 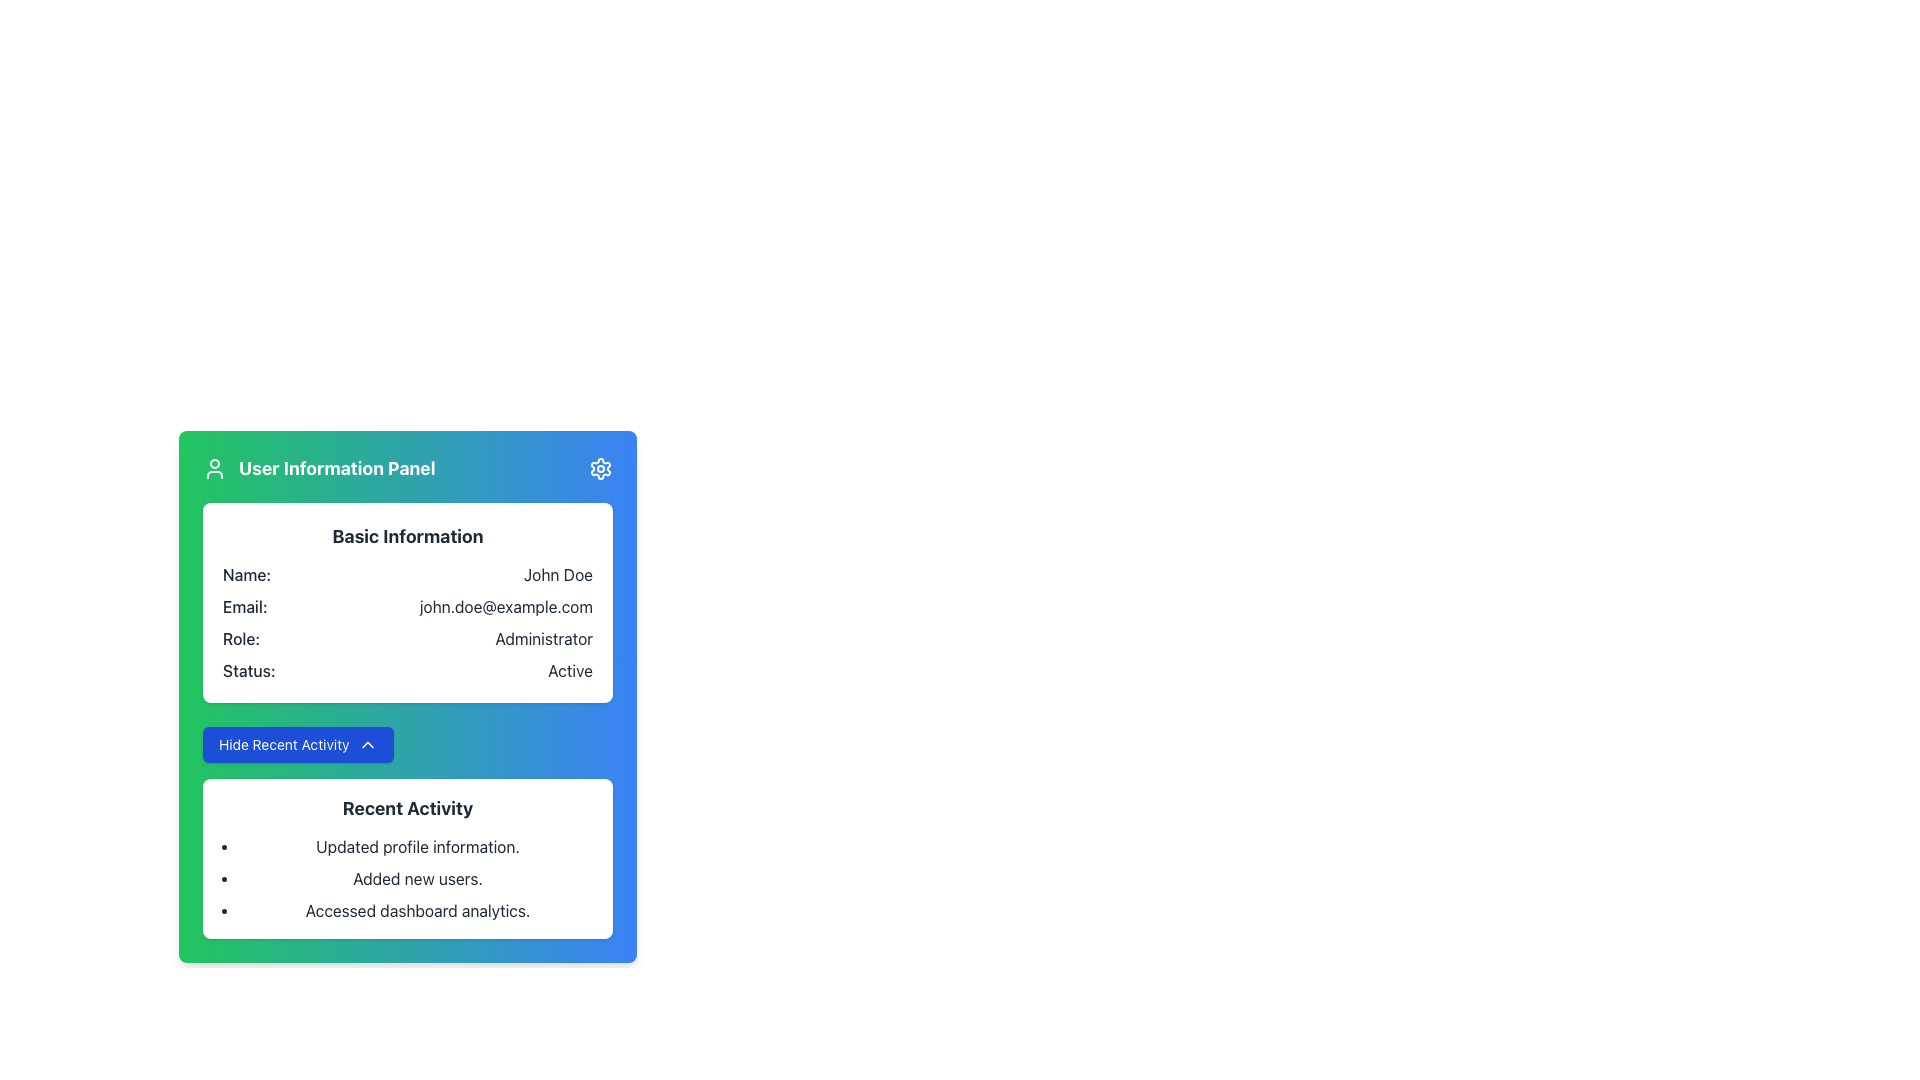 What do you see at coordinates (240, 639) in the screenshot?
I see `the text label displaying 'Role:' located in the 'Basic Information' section of the user information panel` at bounding box center [240, 639].